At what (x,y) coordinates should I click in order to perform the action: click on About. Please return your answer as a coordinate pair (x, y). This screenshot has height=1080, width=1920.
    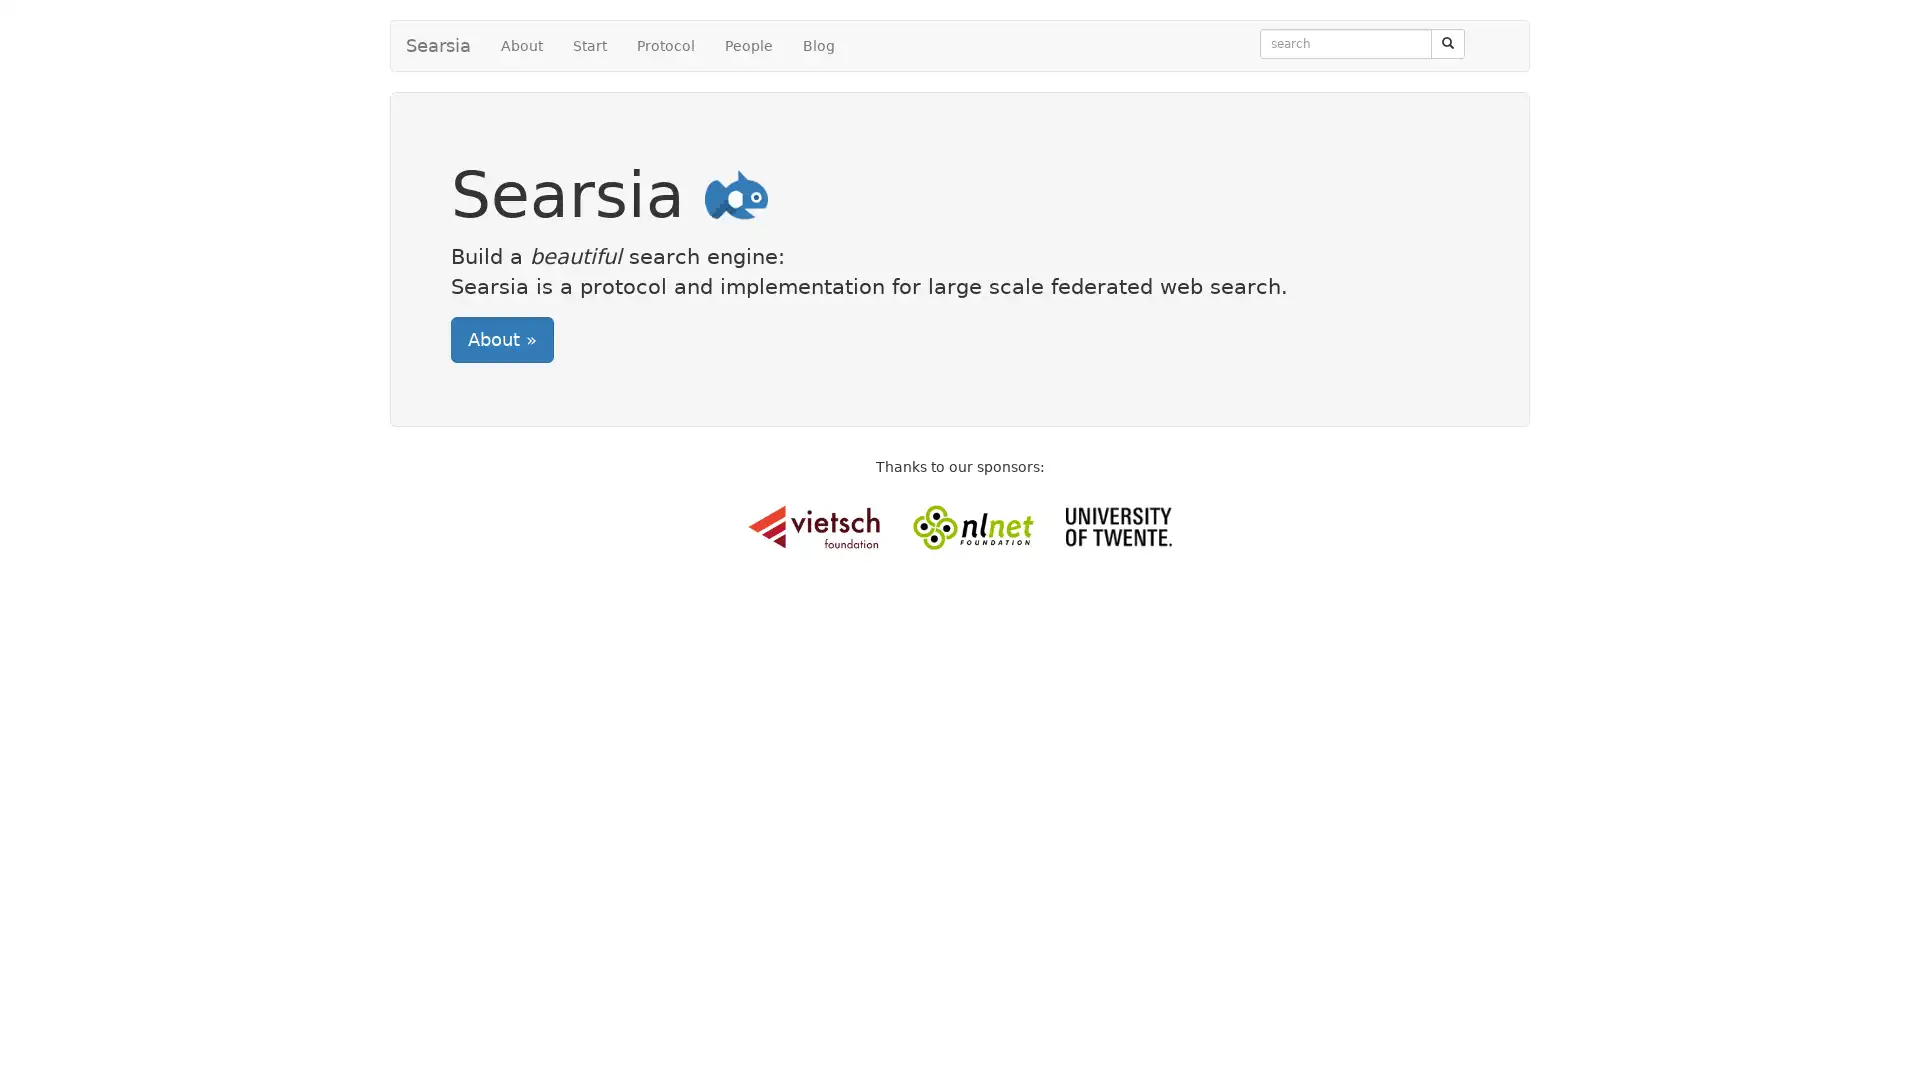
    Looking at the image, I should click on (502, 338).